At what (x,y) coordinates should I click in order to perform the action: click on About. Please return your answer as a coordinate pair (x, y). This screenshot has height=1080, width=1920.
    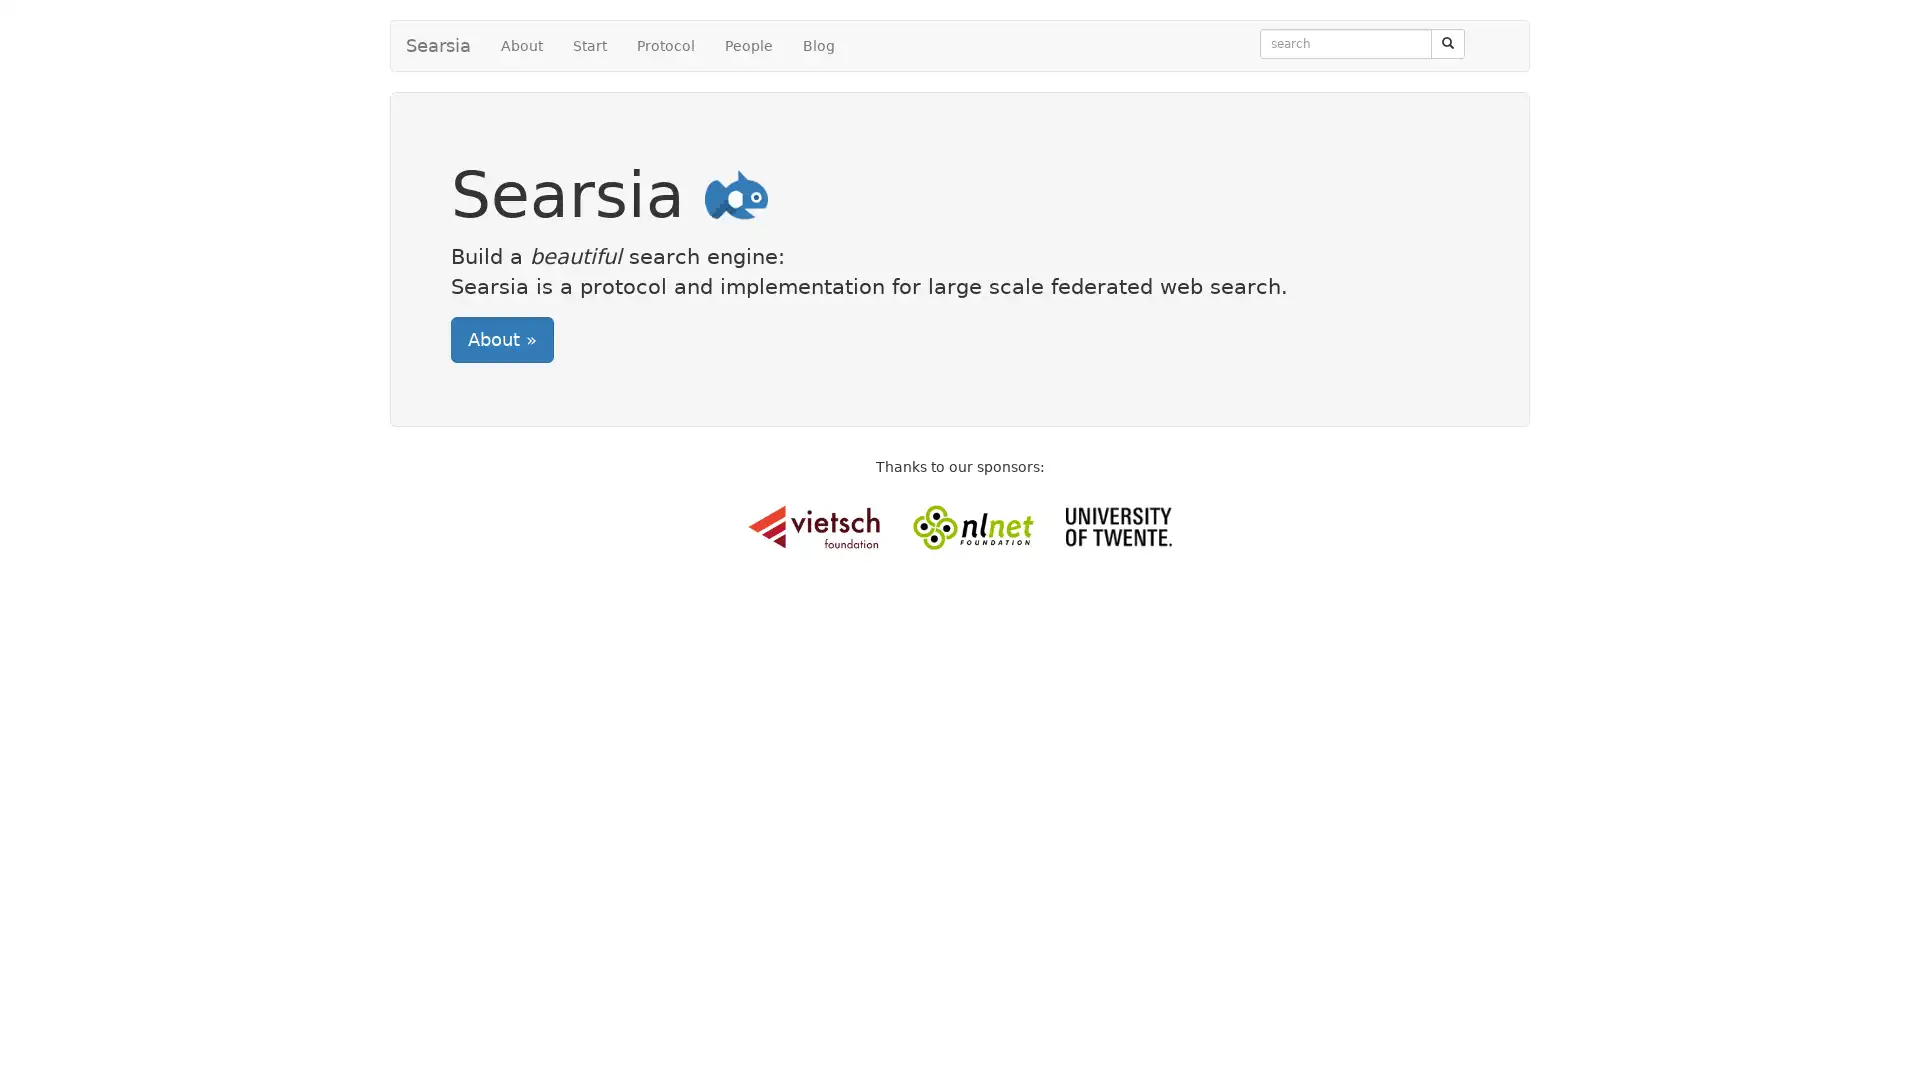
    Looking at the image, I should click on (502, 338).